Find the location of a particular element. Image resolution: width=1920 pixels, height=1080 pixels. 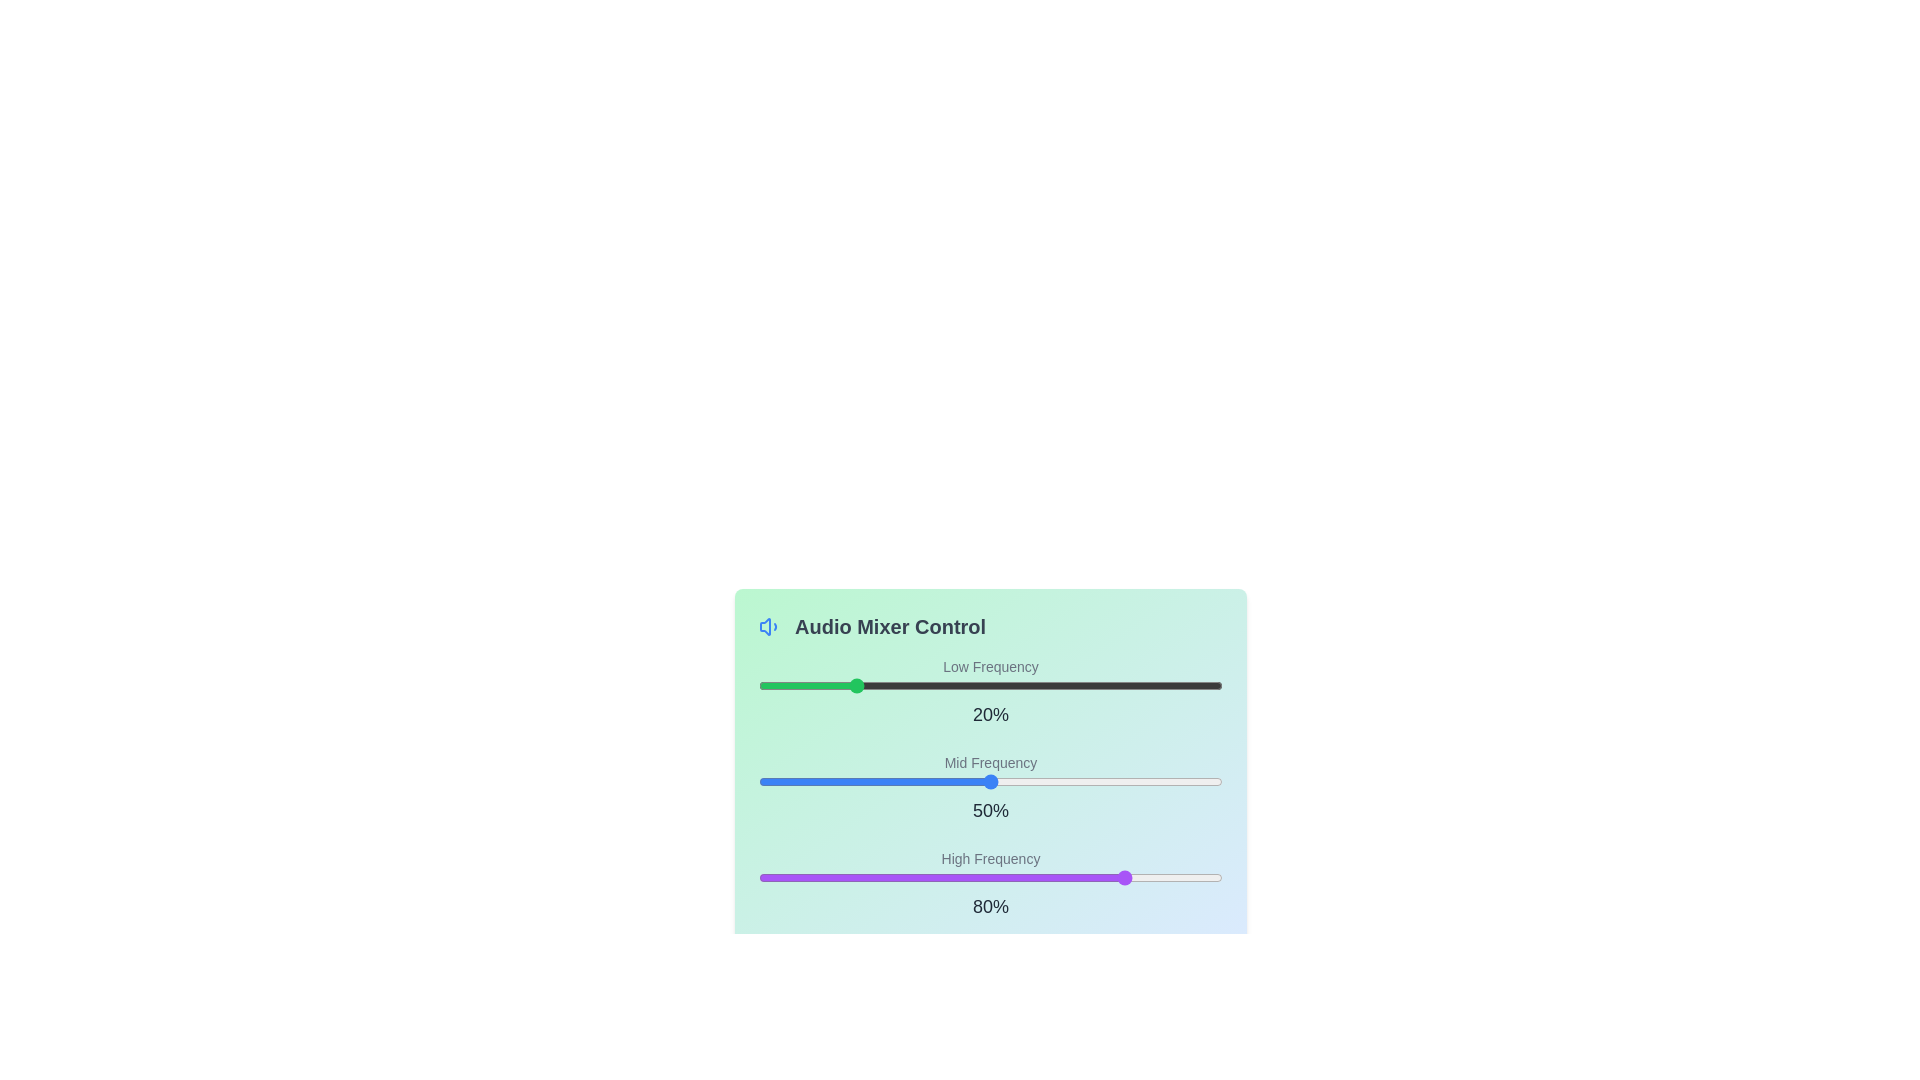

the 'Mid Frequency' slider is located at coordinates (1212, 781).